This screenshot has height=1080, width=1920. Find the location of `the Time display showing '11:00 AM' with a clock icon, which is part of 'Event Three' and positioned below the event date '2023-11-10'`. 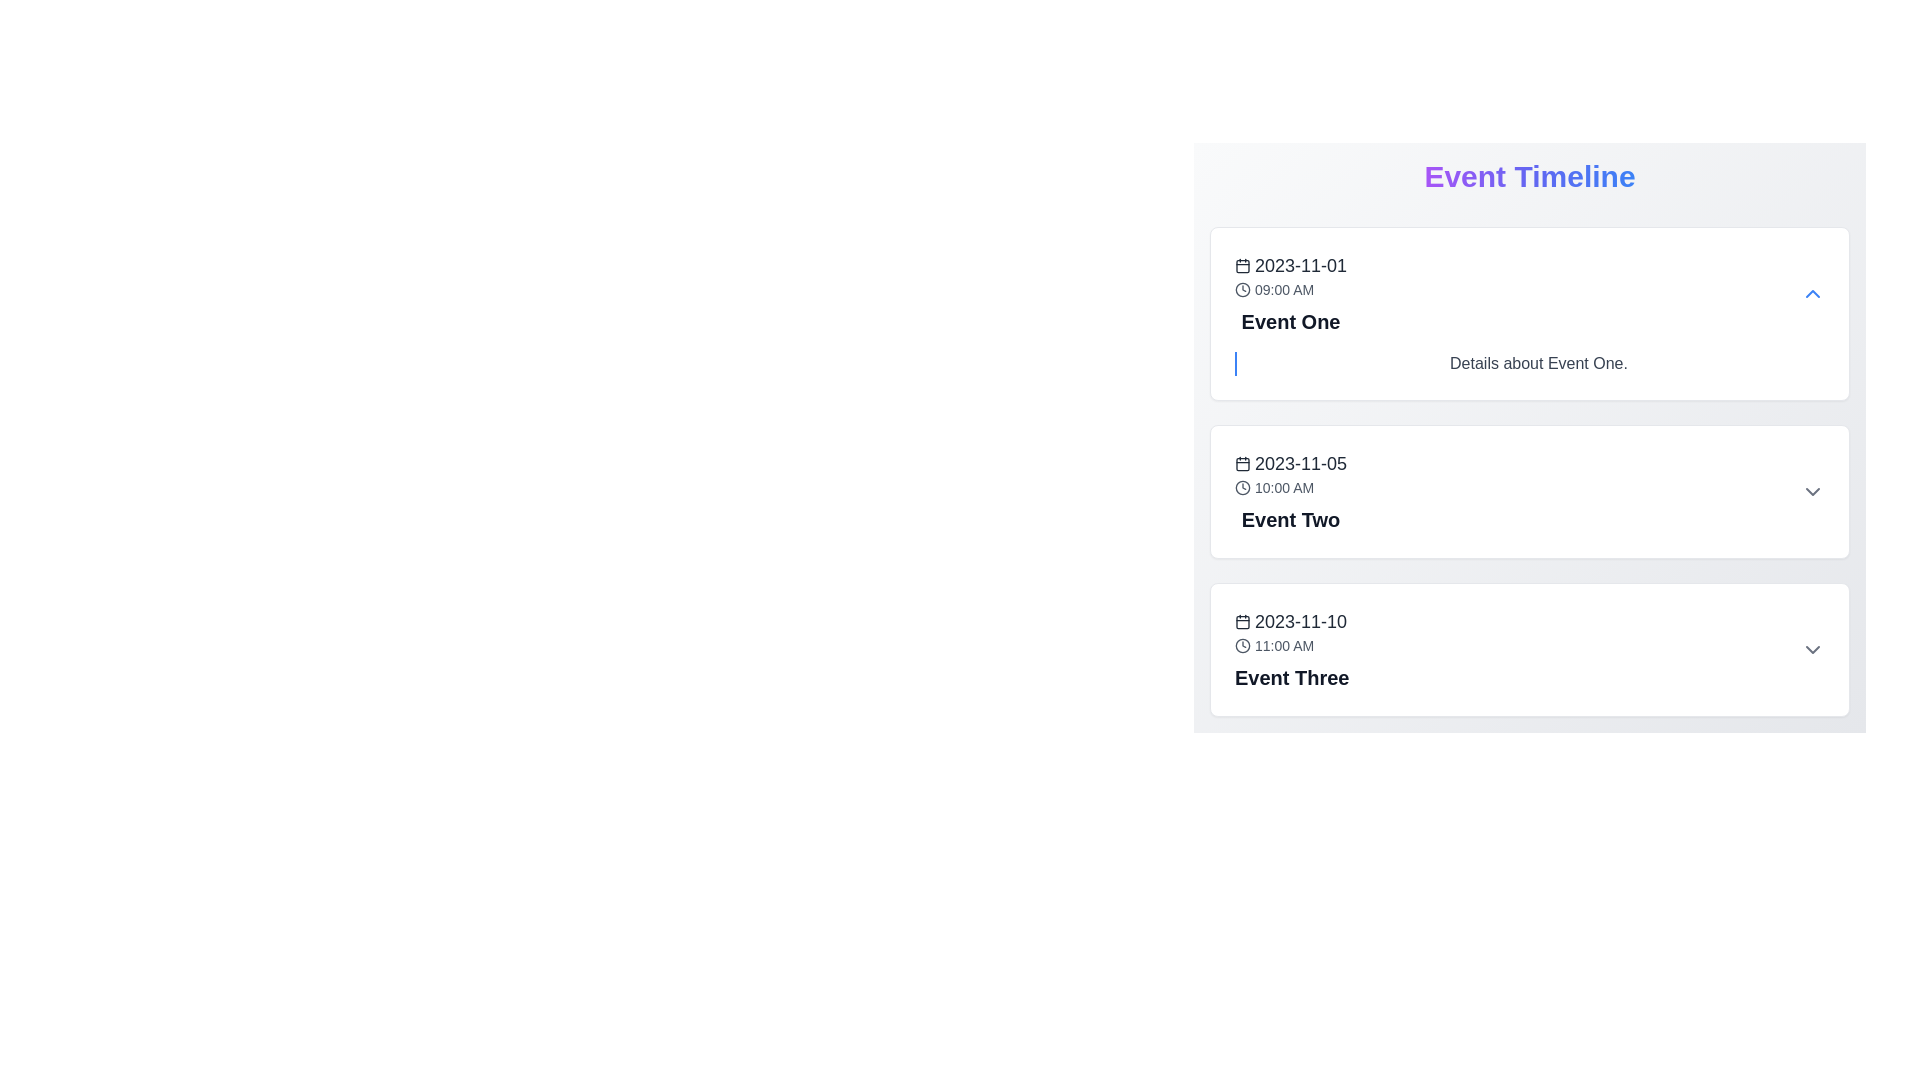

the Time display showing '11:00 AM' with a clock icon, which is part of 'Event Three' and positioned below the event date '2023-11-10' is located at coordinates (1292, 645).